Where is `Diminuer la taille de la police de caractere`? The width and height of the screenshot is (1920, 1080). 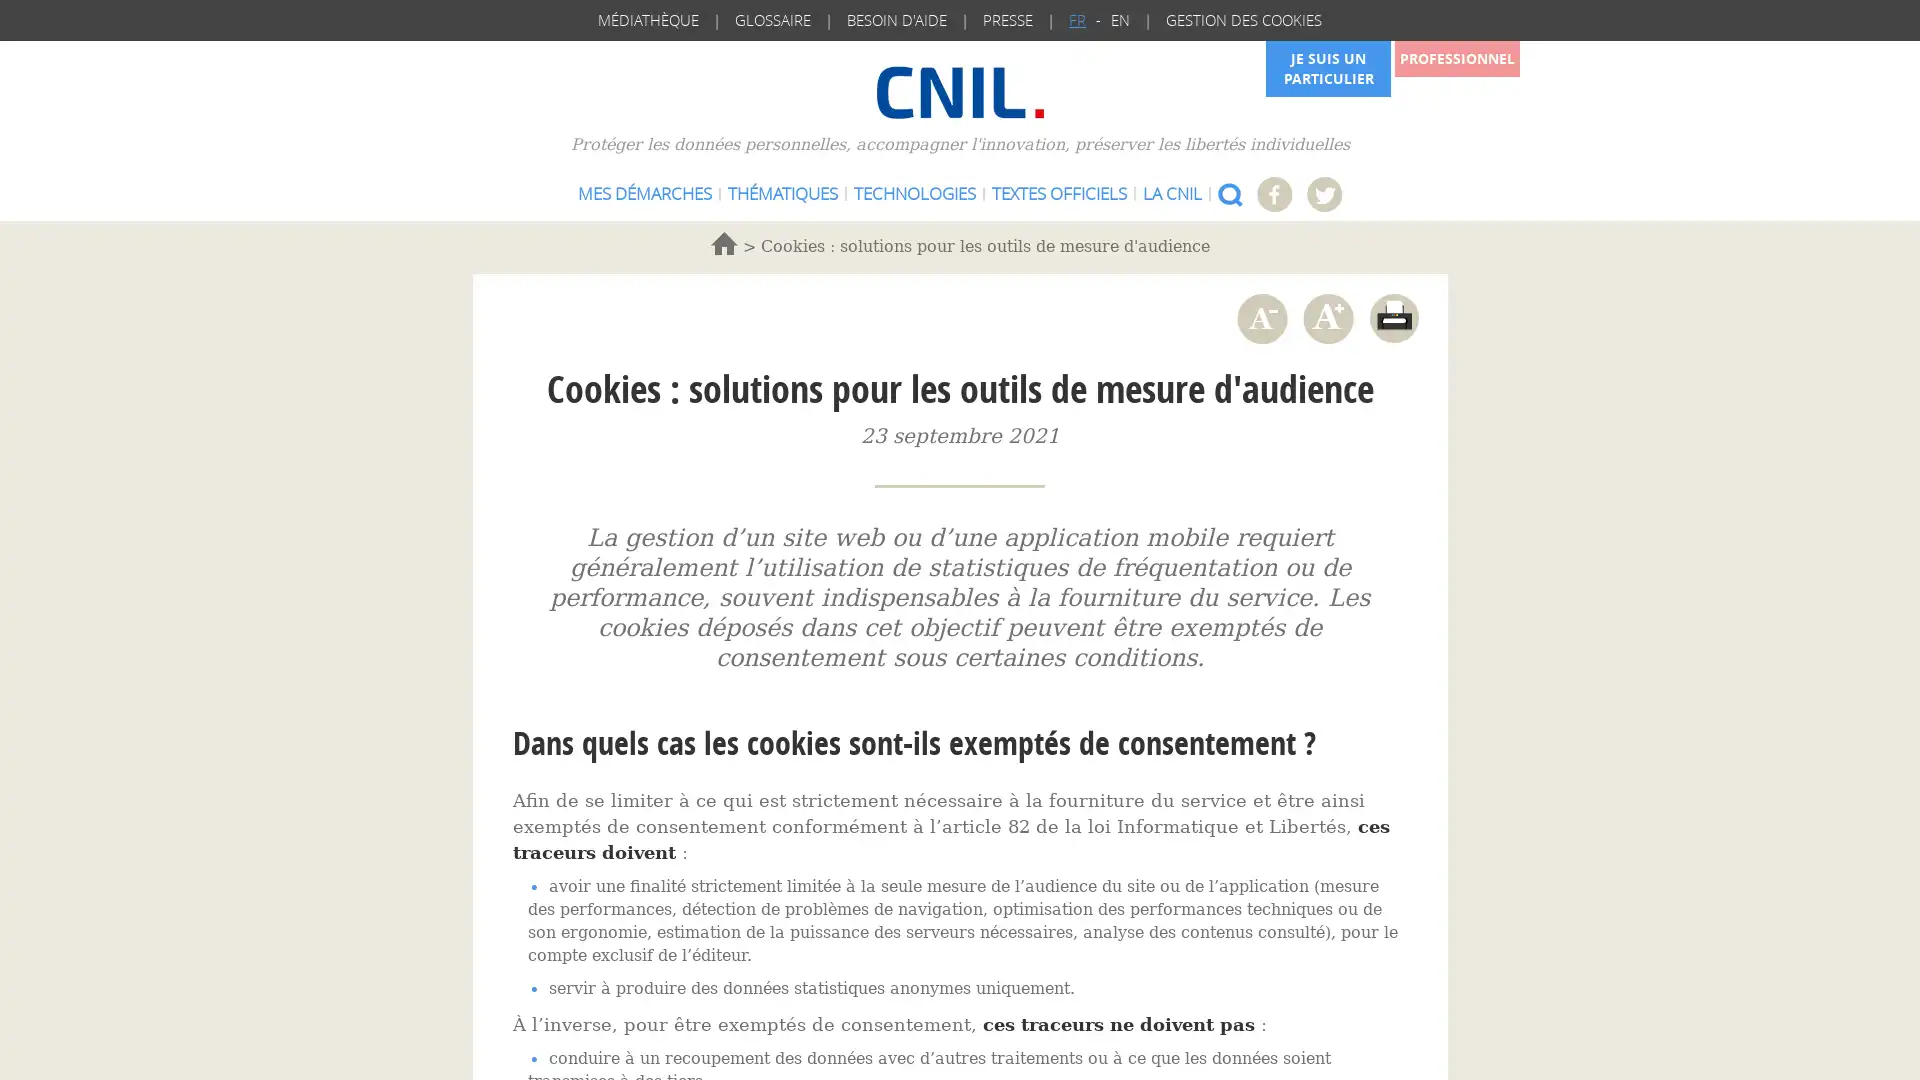 Diminuer la taille de la police de caractere is located at coordinates (1260, 317).